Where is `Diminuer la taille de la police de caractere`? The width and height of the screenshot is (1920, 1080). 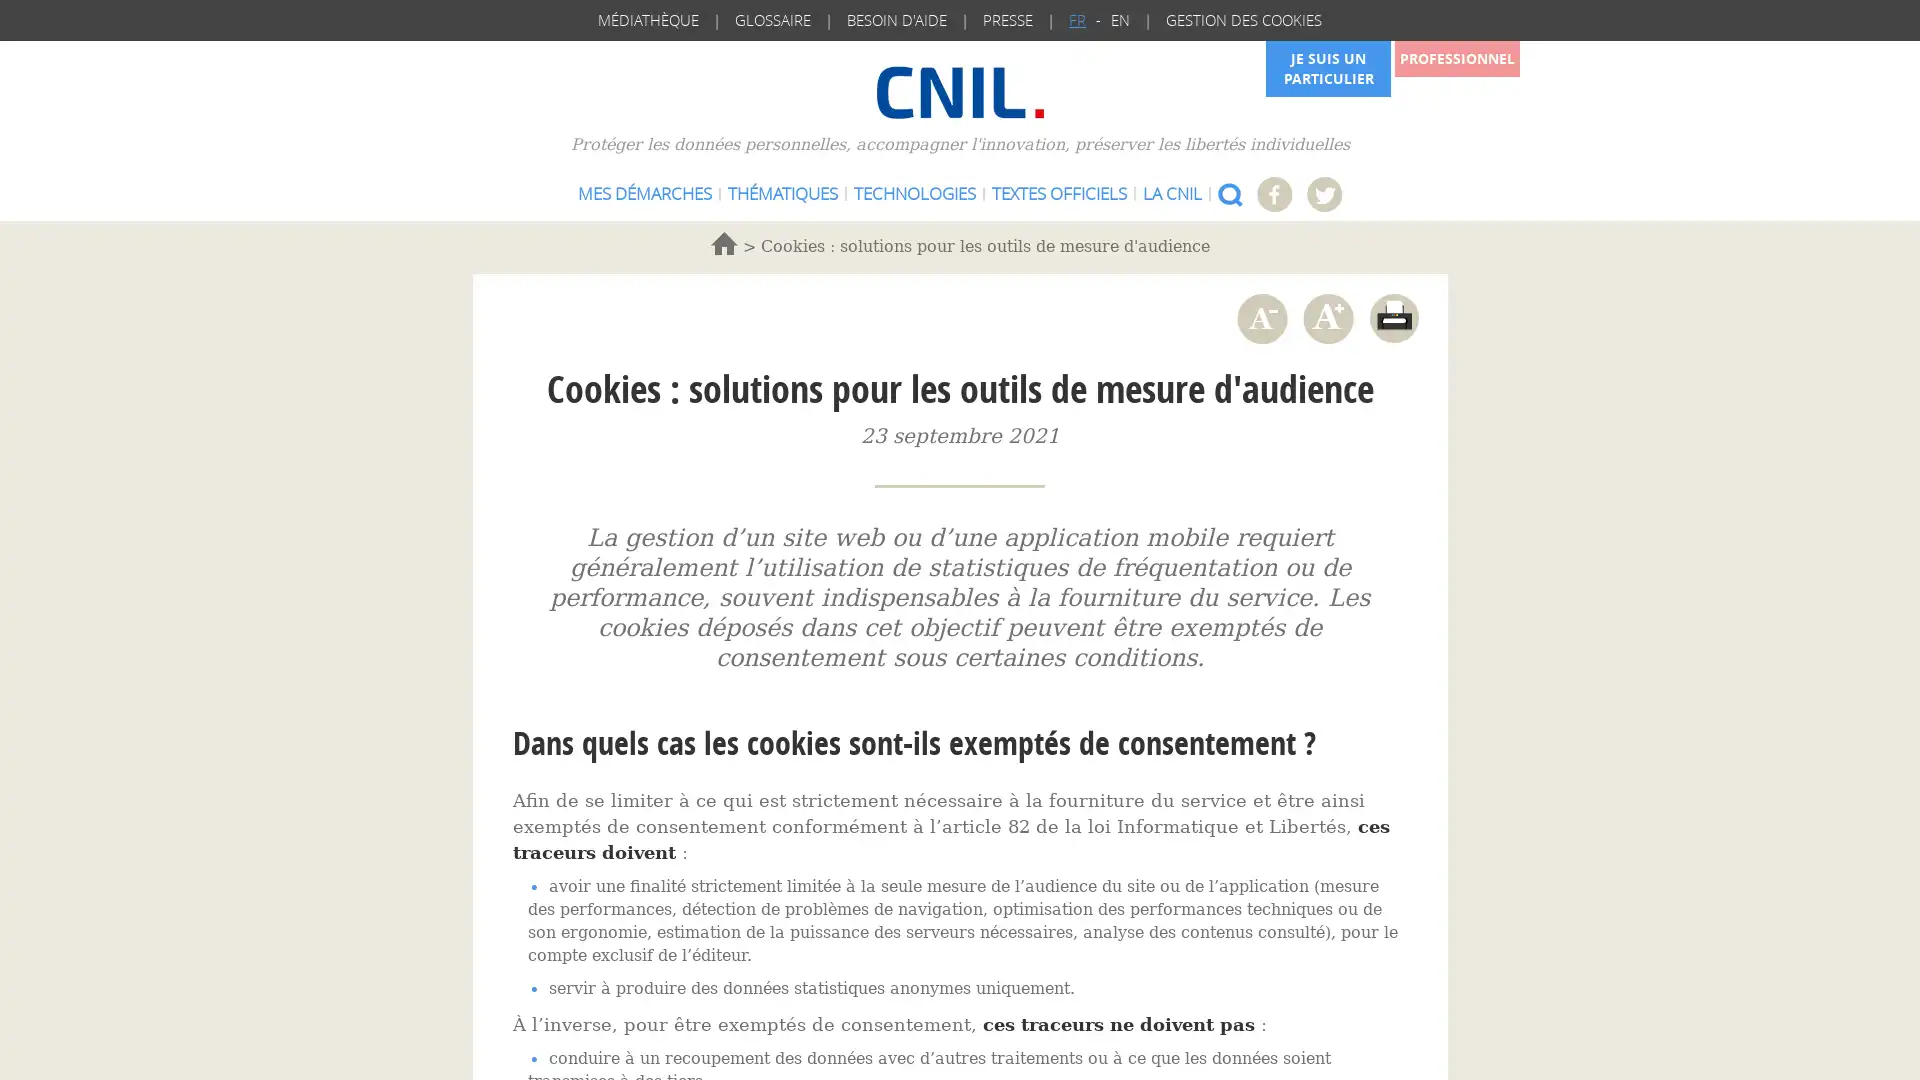 Diminuer la taille de la police de caractere is located at coordinates (1260, 317).